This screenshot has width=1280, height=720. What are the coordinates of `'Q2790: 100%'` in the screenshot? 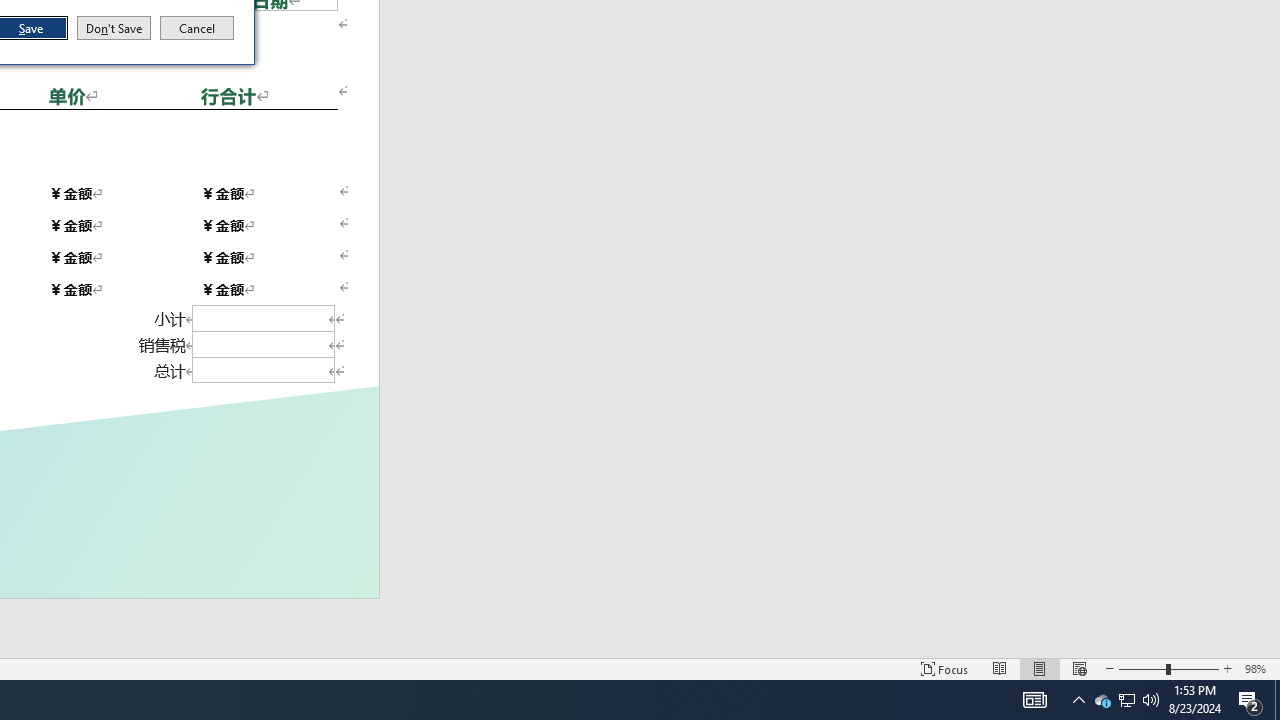 It's located at (1151, 698).